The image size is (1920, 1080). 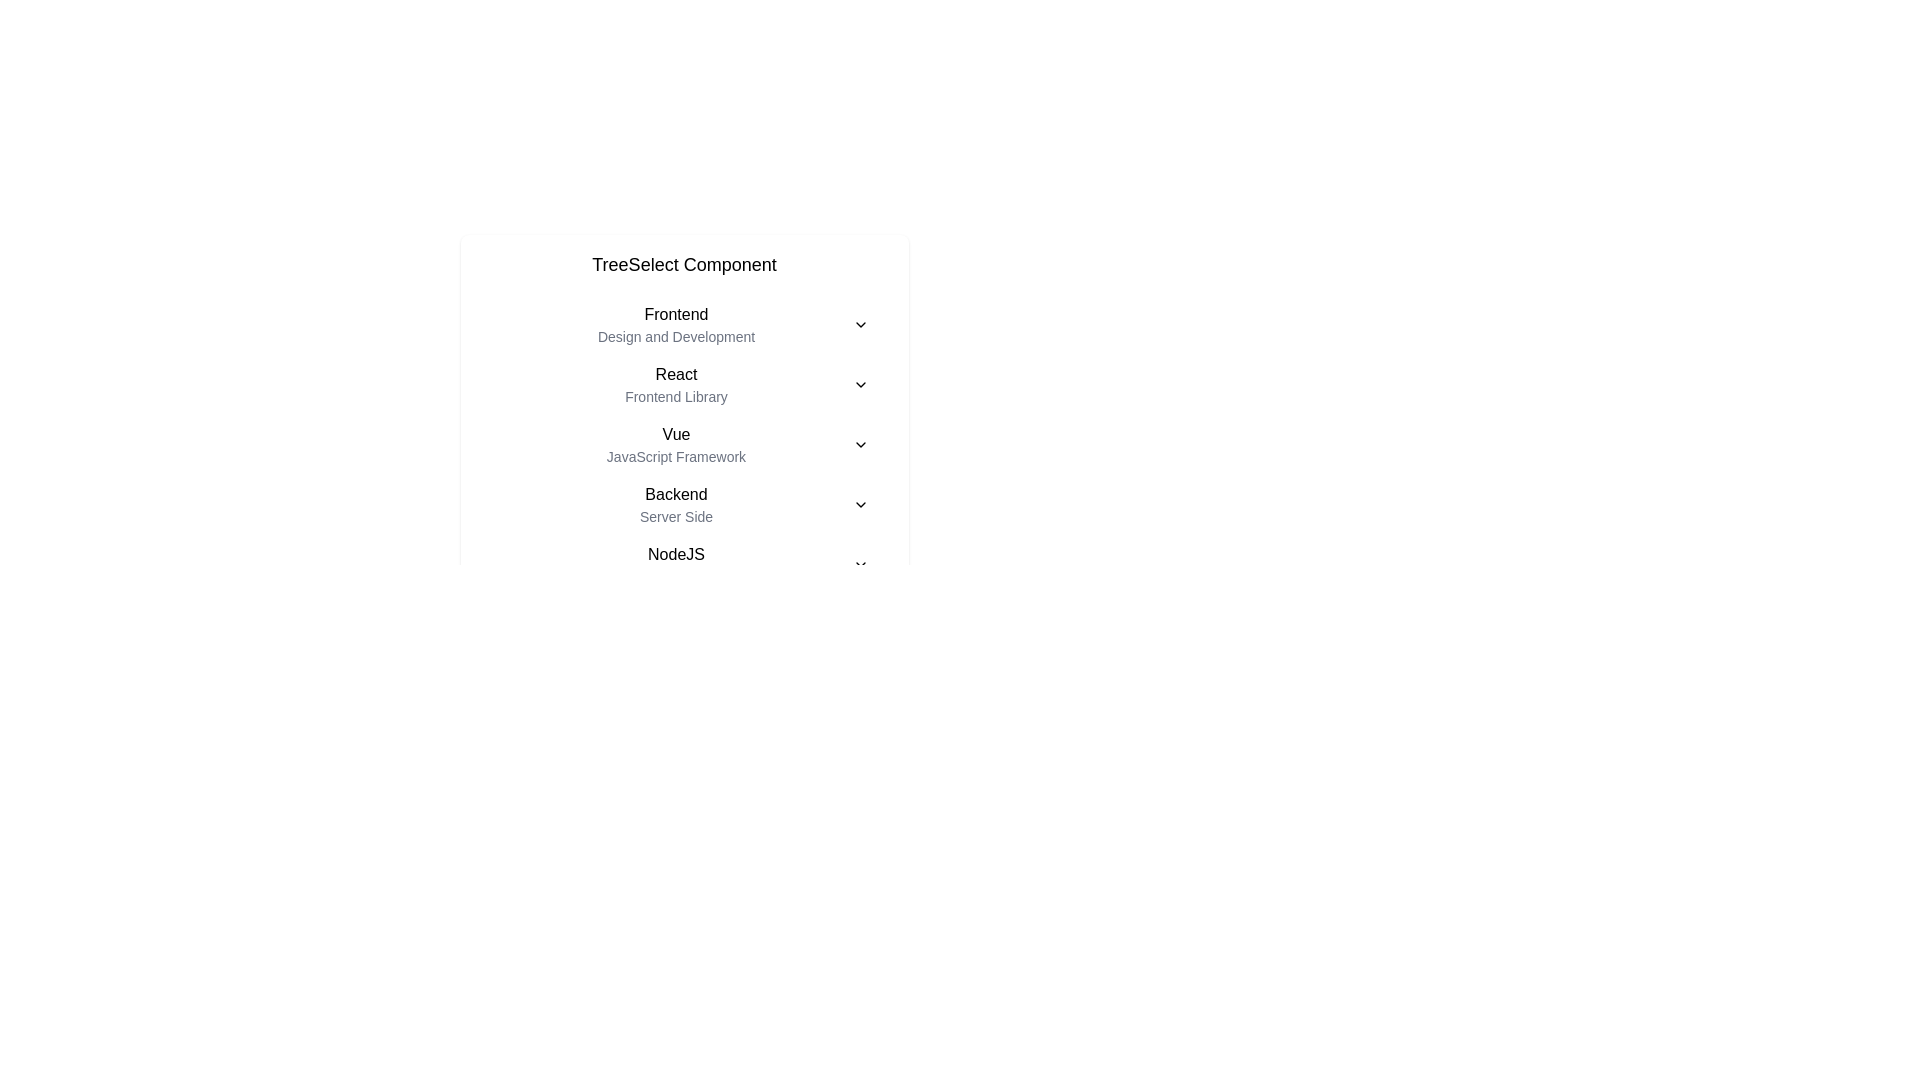 What do you see at coordinates (684, 385) in the screenshot?
I see `the Tree select item labeled 'FrontendDesign and DevelopmentReactFrontend LibraryVueJavaScript Framework' which is the second option in the 'Frontend' branch of the hierarchy` at bounding box center [684, 385].